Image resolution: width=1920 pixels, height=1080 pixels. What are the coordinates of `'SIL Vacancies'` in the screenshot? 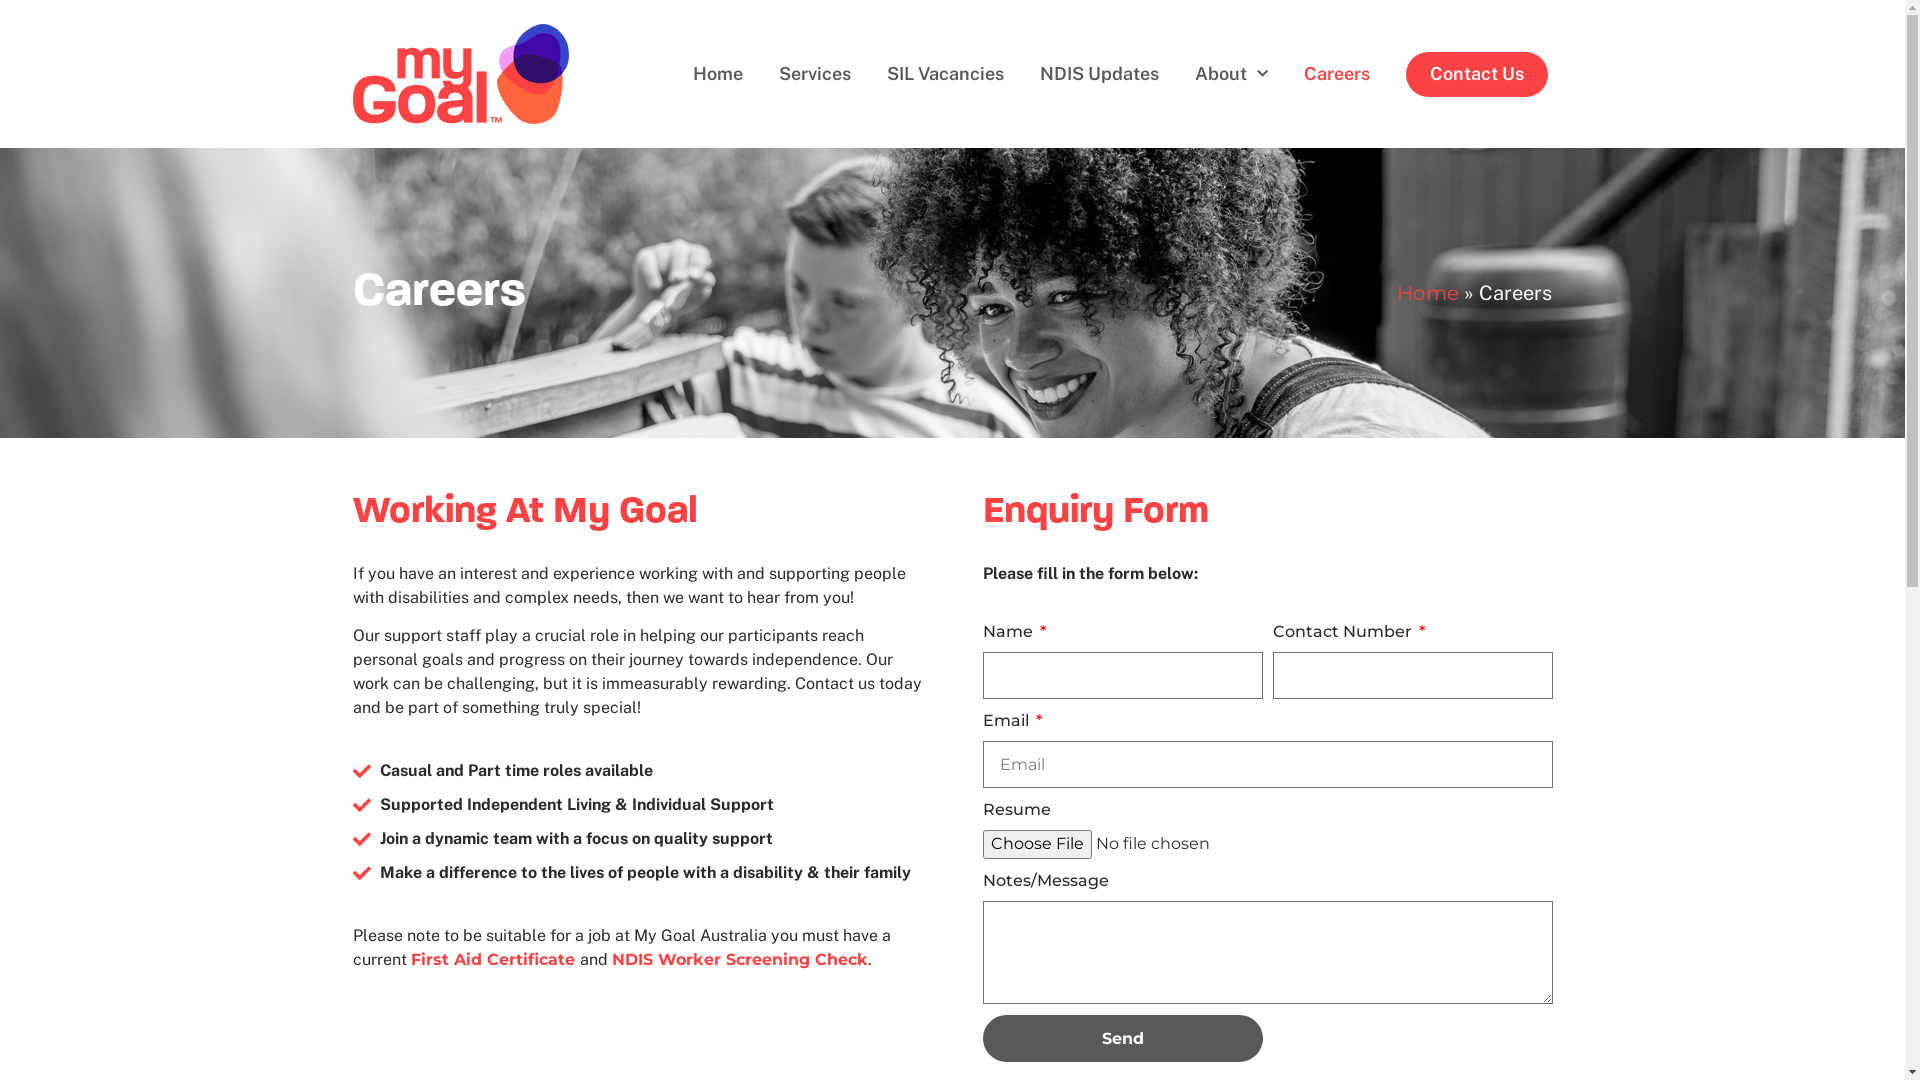 It's located at (944, 73).